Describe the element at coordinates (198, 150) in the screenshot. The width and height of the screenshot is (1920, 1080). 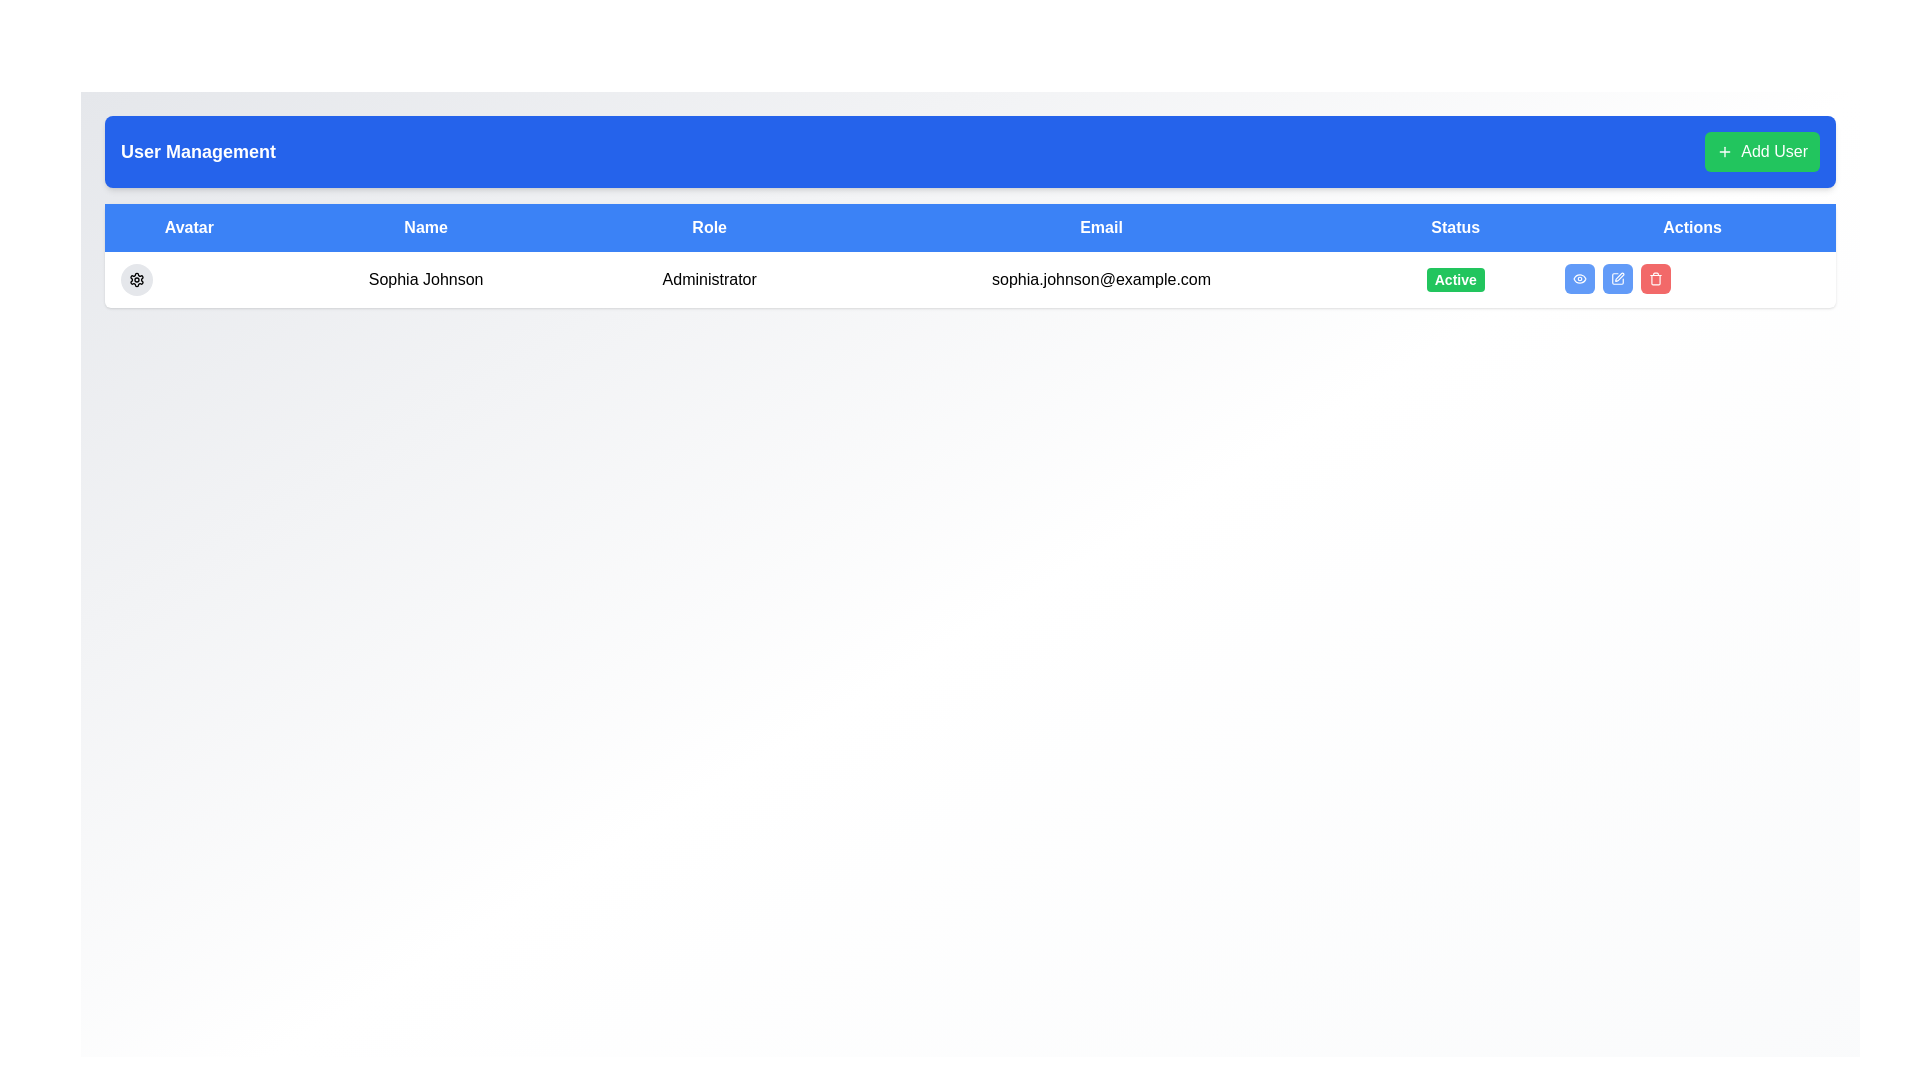
I see `the 'User Management' text label located on the left-hand side of the blue header bar, which indicates the purpose of the dashboard` at that location.